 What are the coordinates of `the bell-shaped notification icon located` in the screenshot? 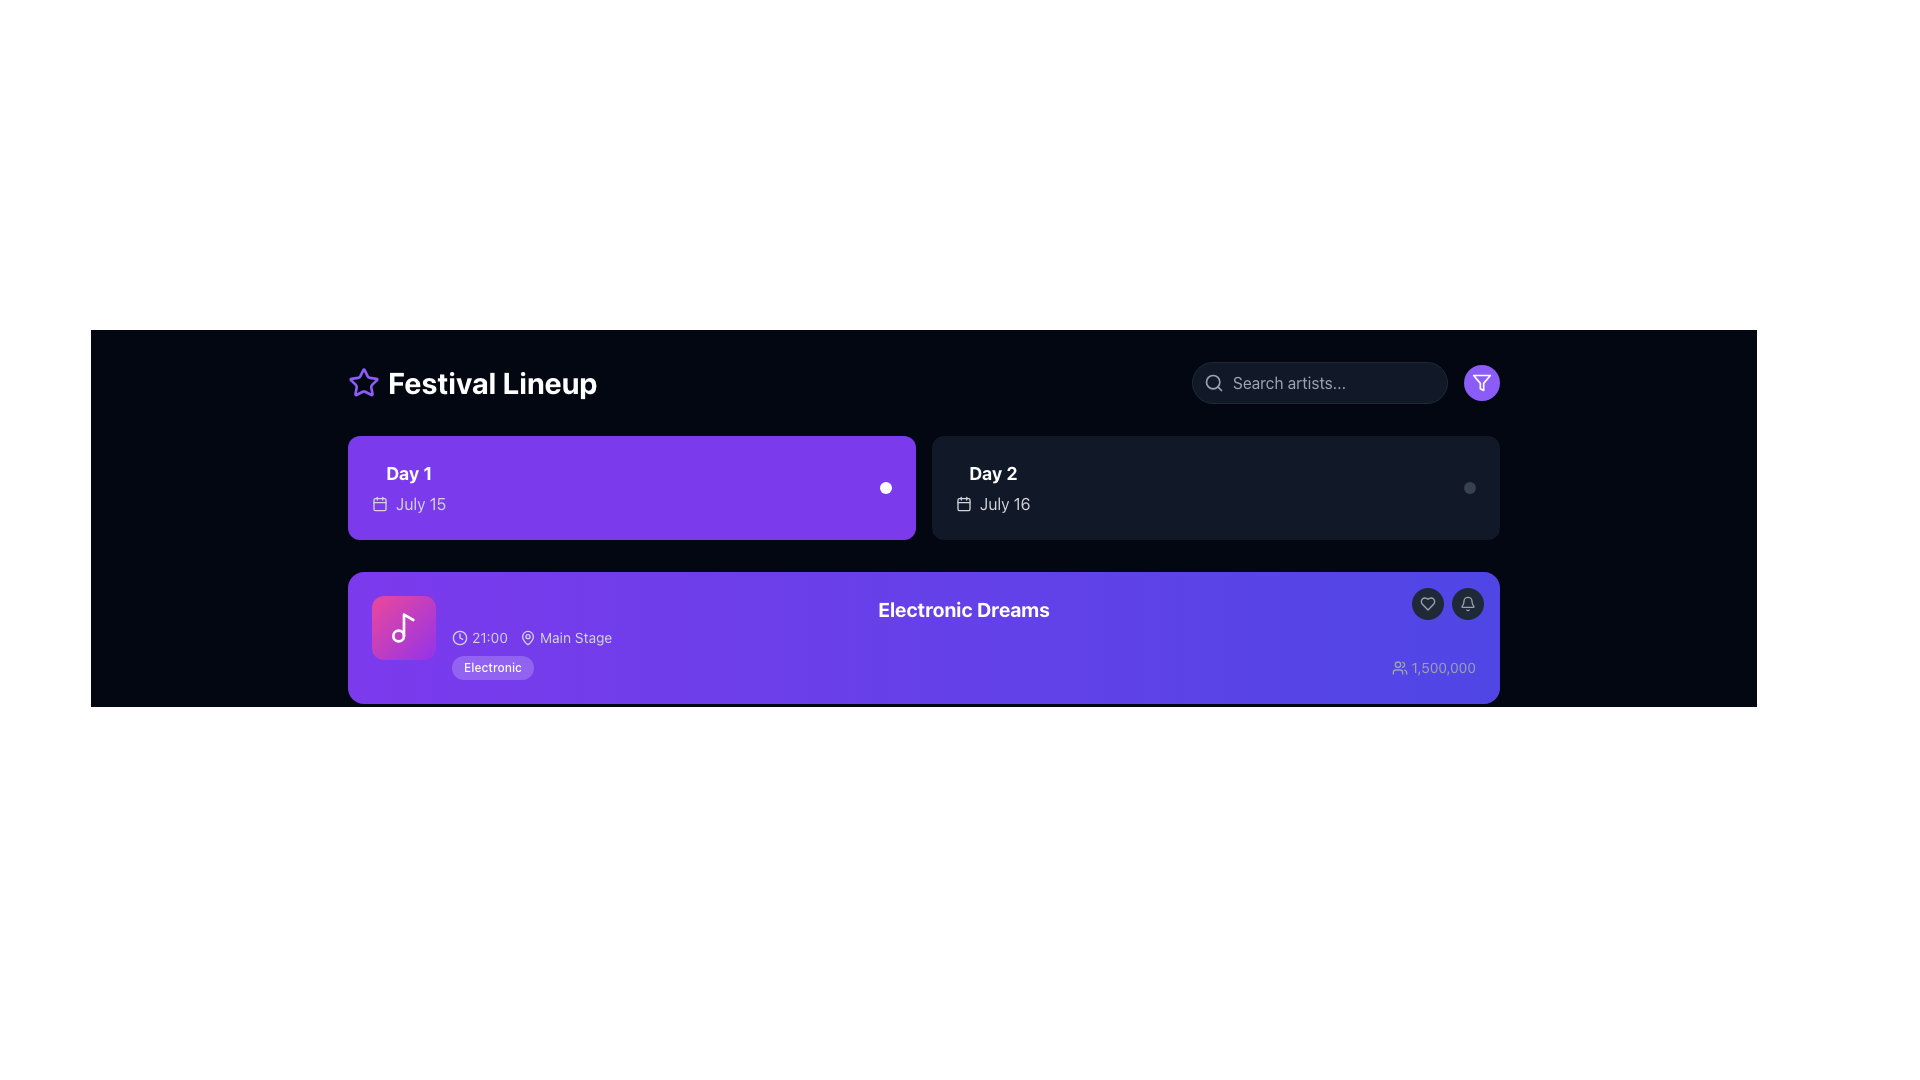 It's located at (1468, 603).